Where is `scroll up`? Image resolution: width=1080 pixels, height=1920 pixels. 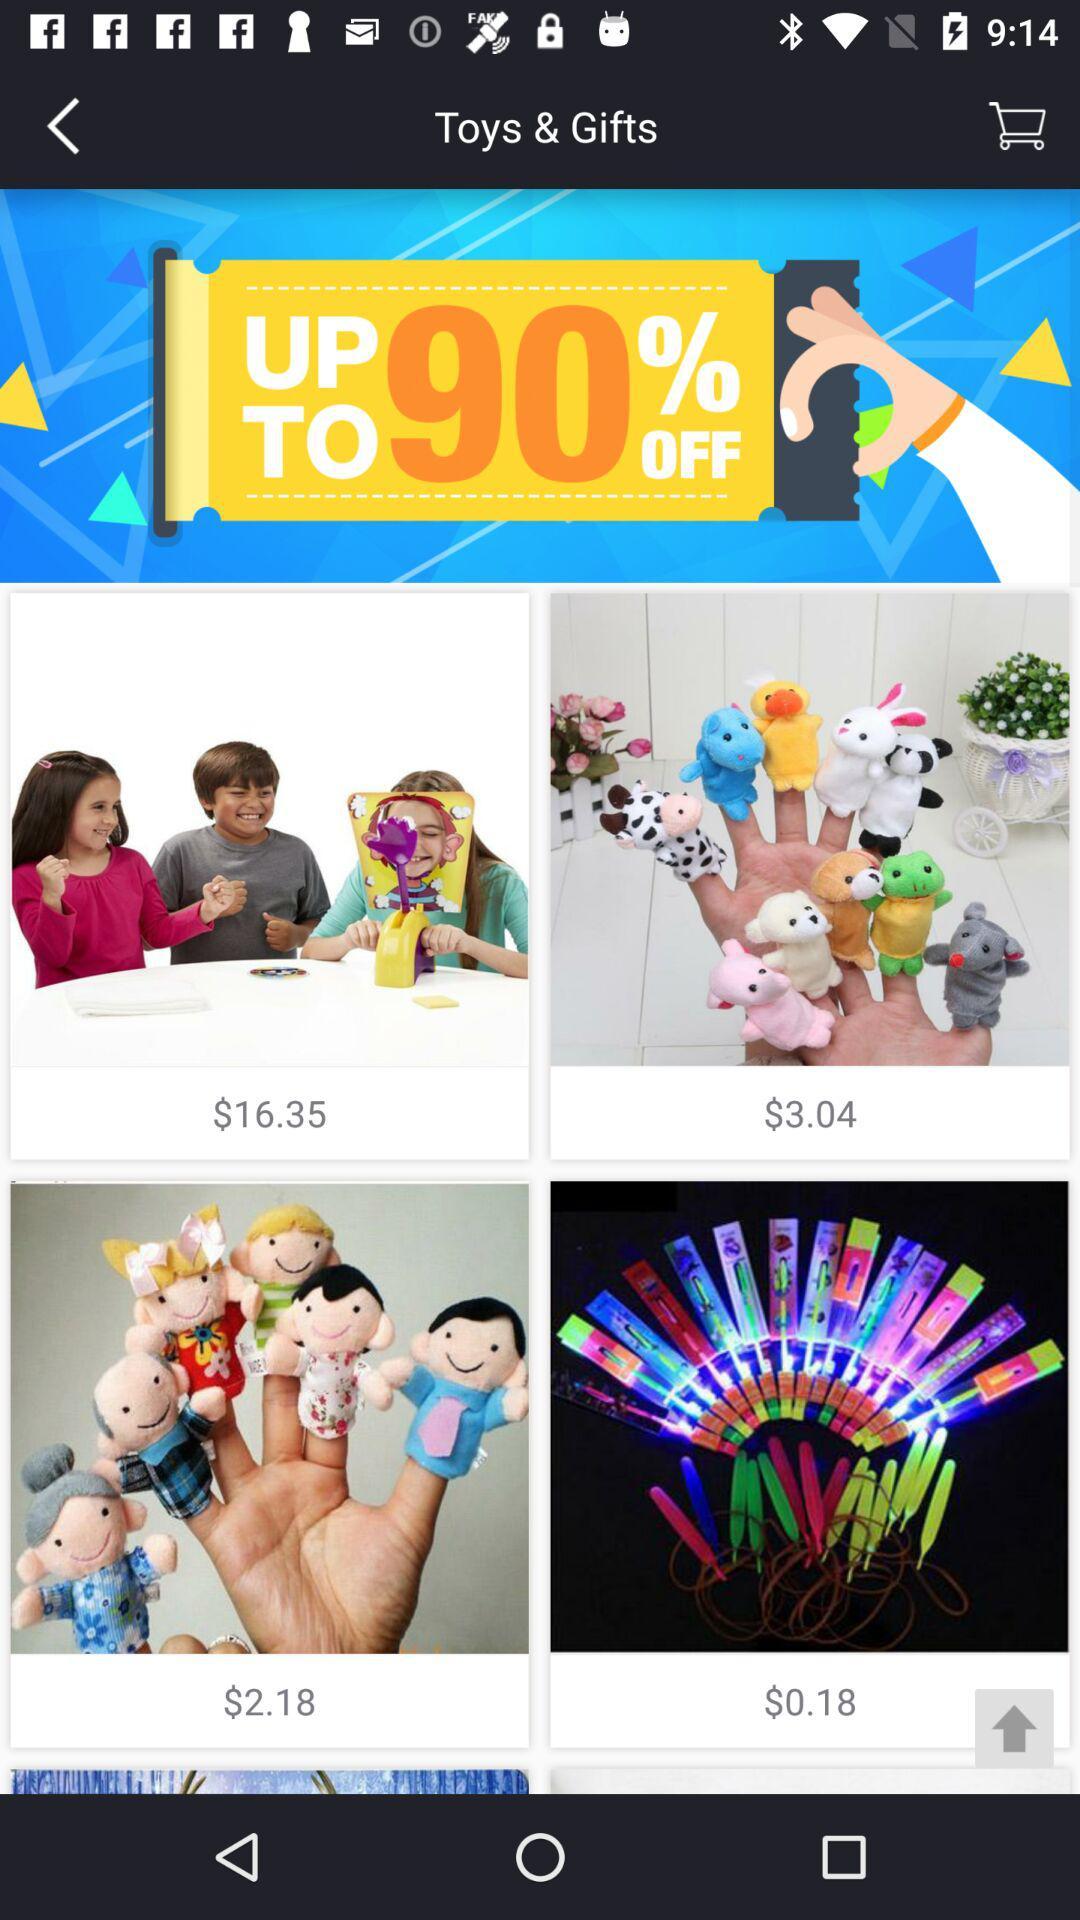 scroll up is located at coordinates (1014, 1727).